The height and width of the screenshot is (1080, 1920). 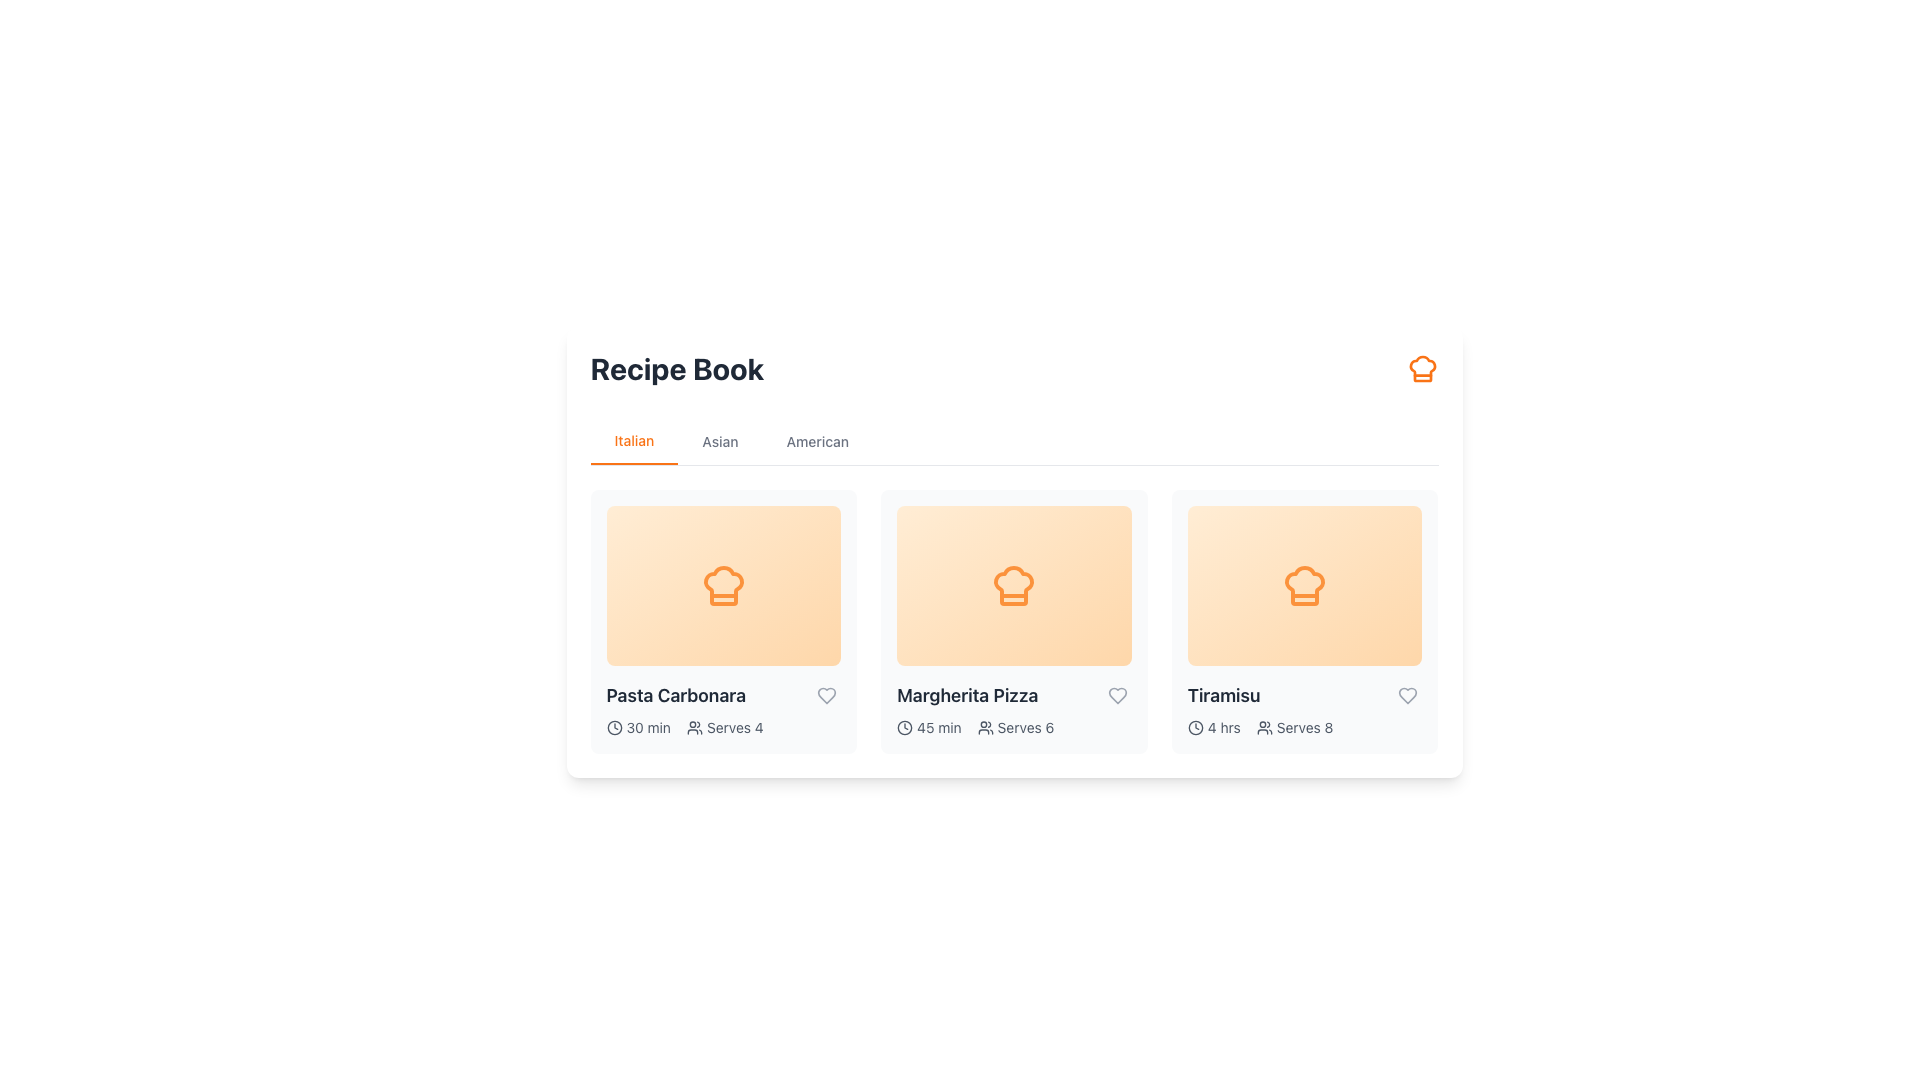 I want to click on the gradient-colored rectangular card with rounded corners that contains a centered chef hat icon, located in the rightmost column of the Italian recipes grid, so click(x=1305, y=585).